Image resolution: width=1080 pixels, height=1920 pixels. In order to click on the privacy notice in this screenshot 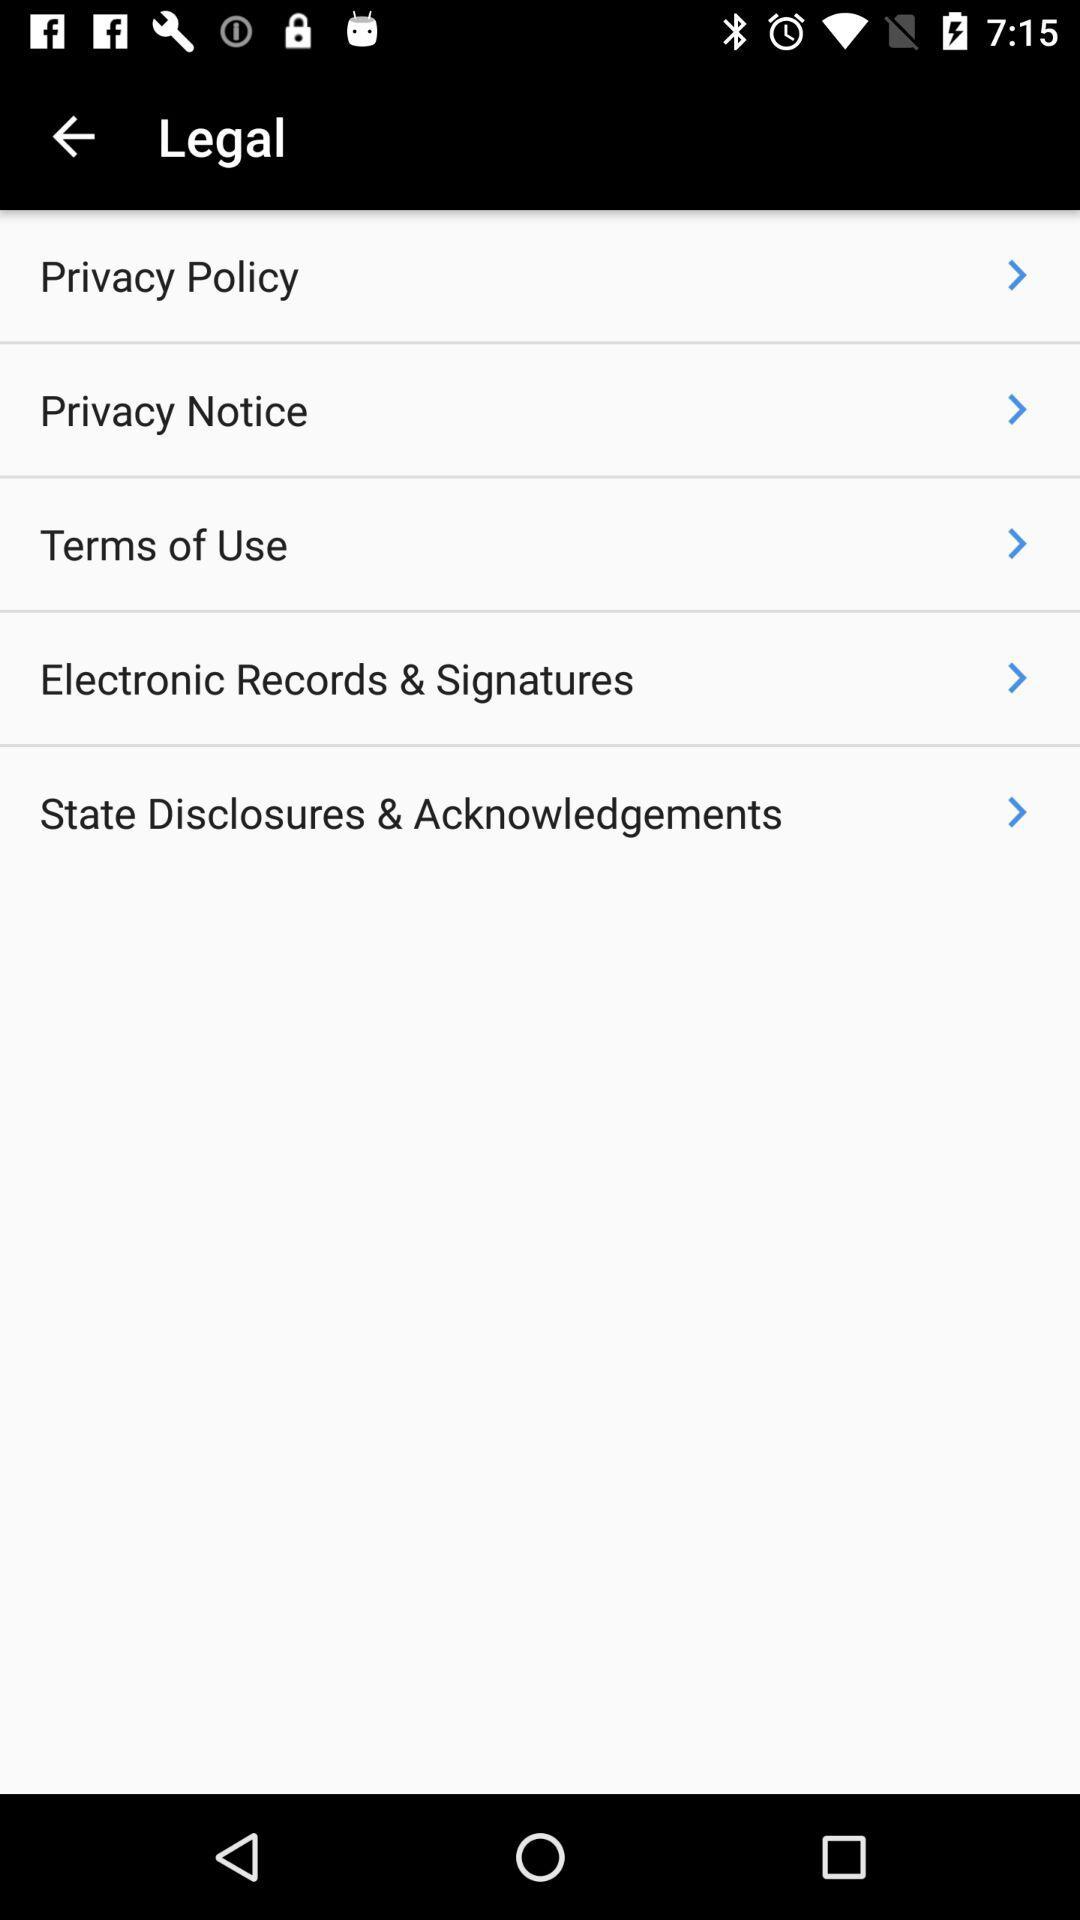, I will do `click(172, 408)`.